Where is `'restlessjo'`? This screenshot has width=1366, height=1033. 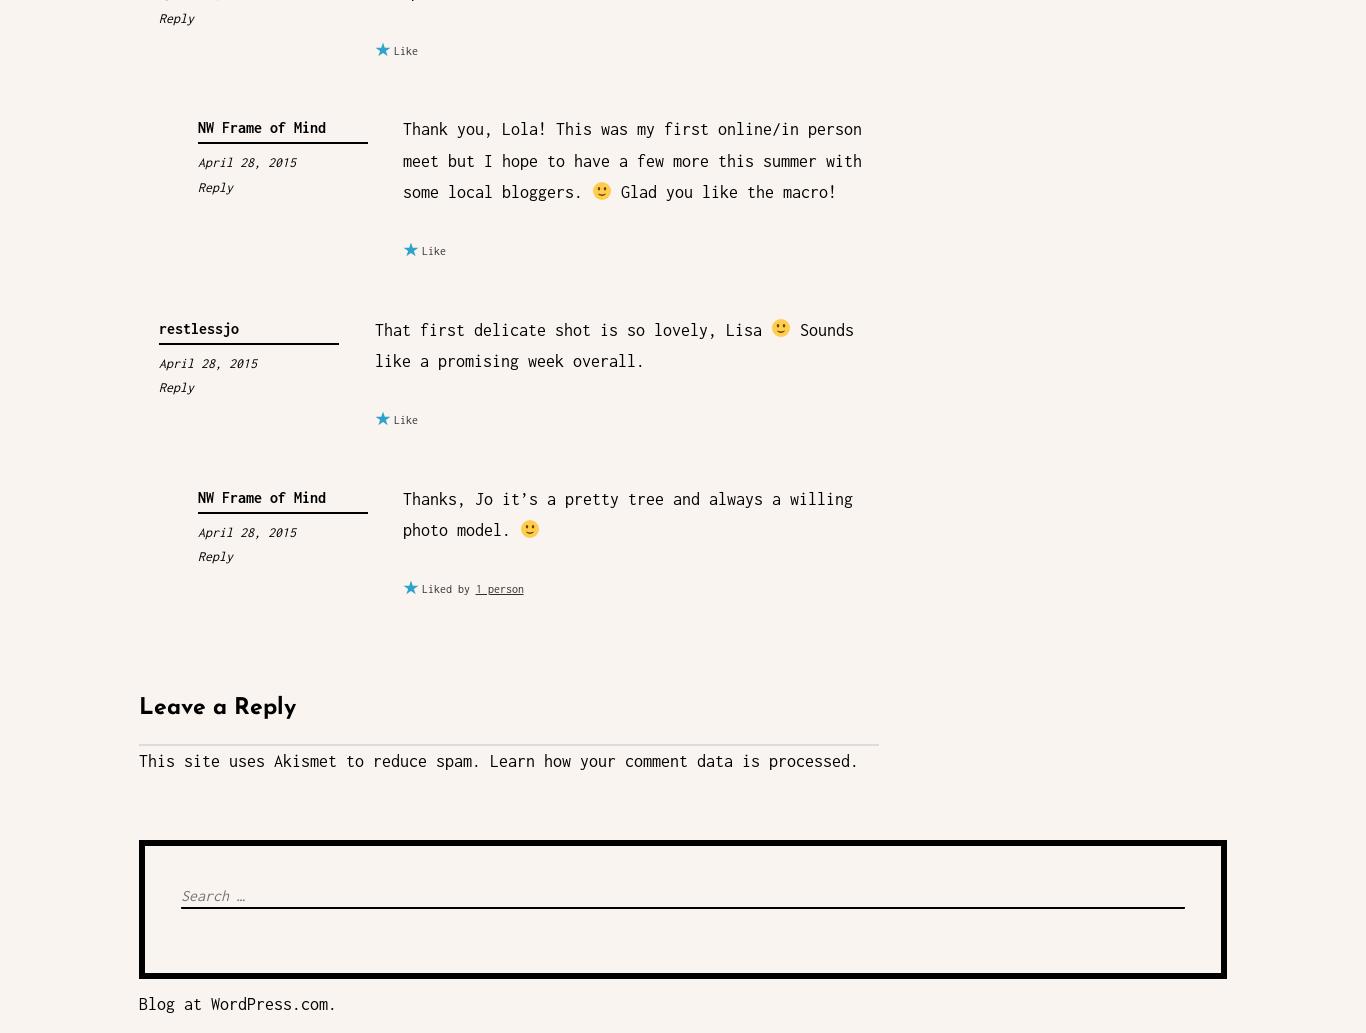 'restlessjo' is located at coordinates (198, 326).